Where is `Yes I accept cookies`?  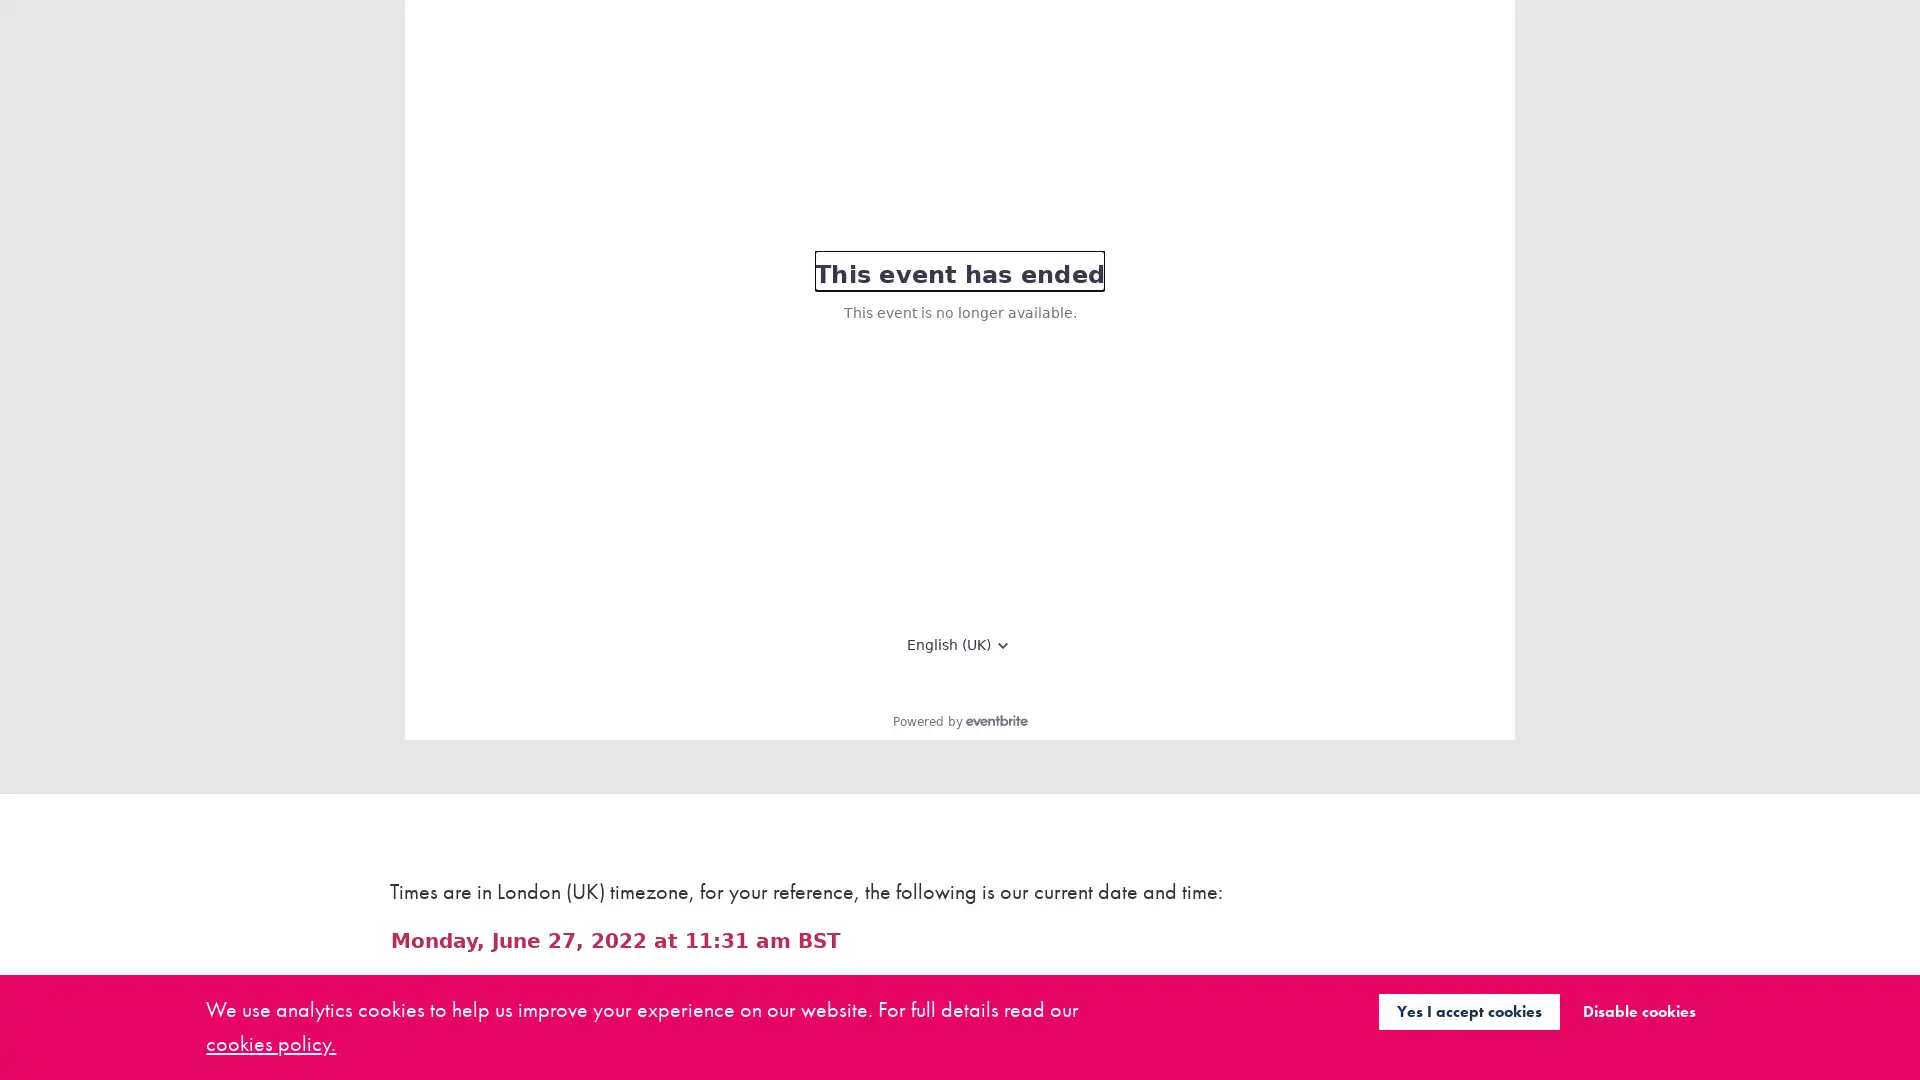 Yes I accept cookies is located at coordinates (1468, 1010).